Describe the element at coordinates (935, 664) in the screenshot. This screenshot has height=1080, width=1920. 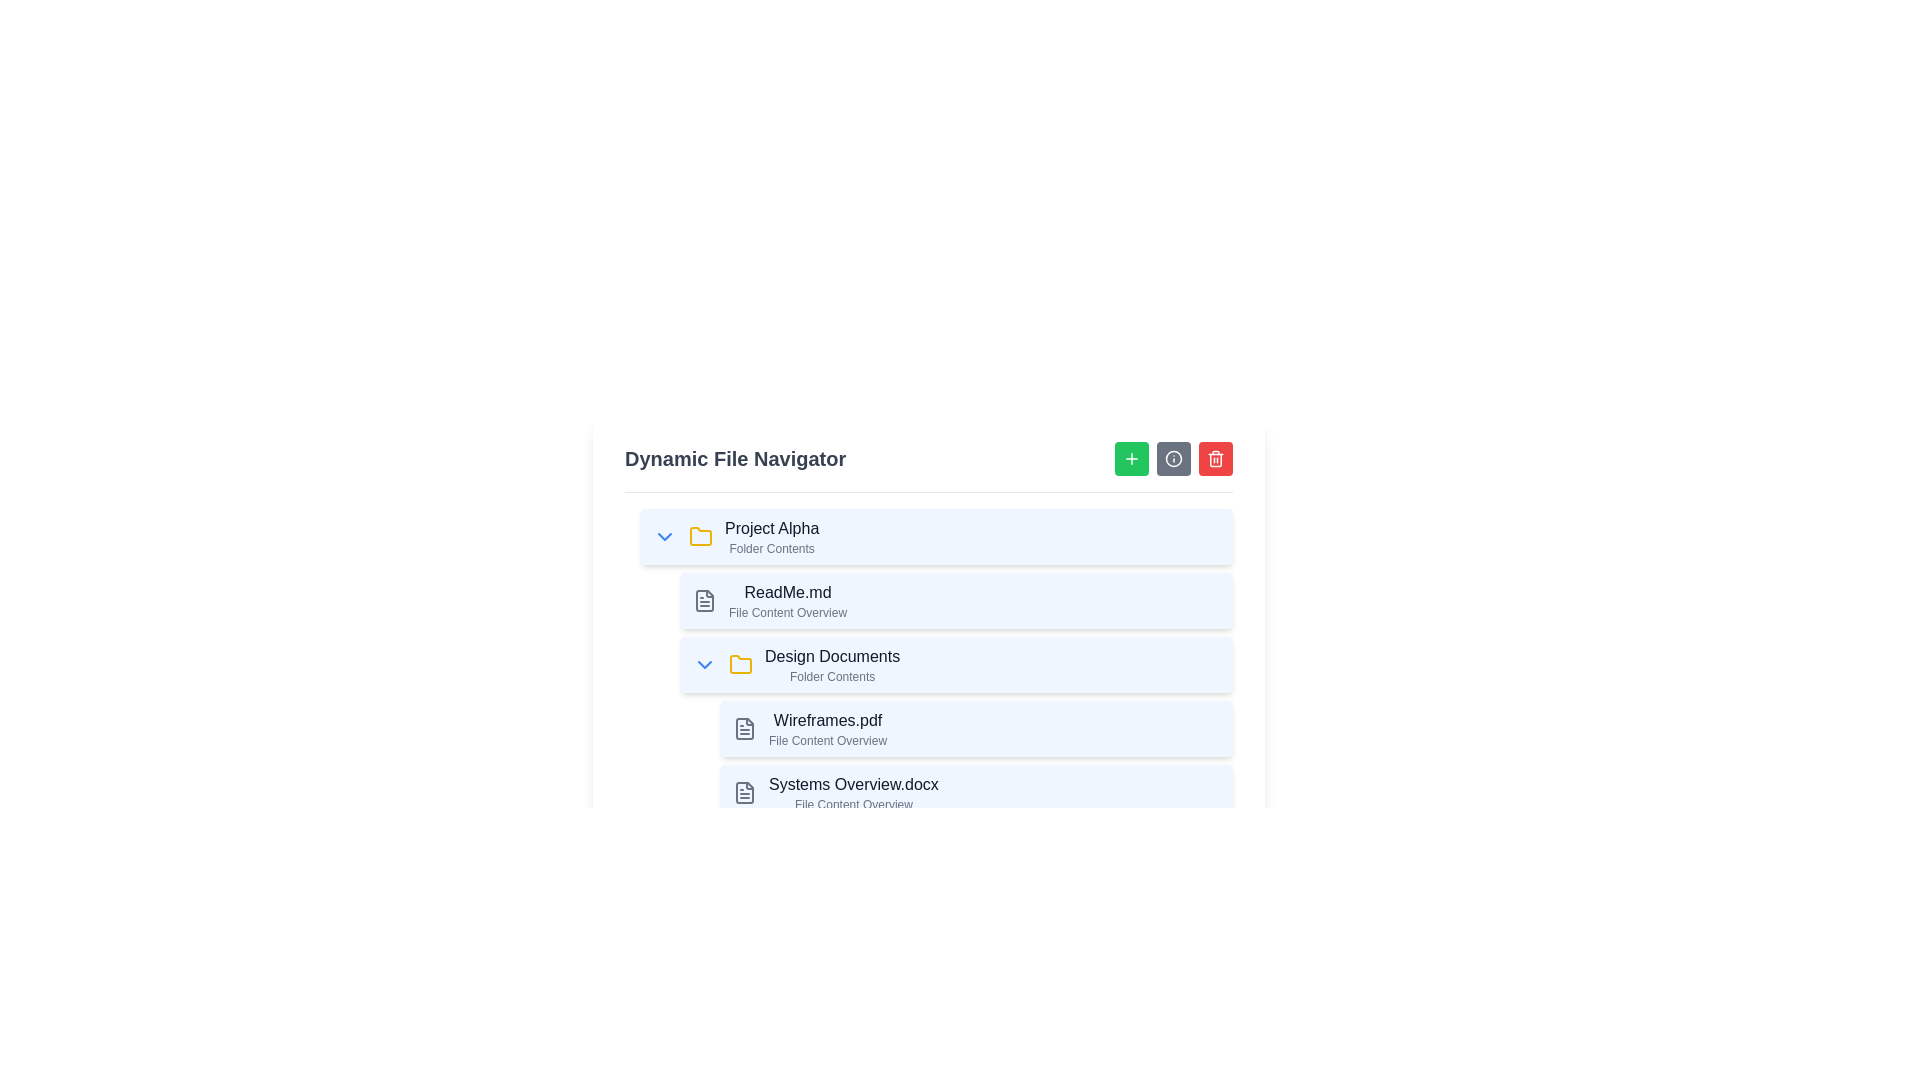
I see `the 'Design Documents' folder item in the navigation list` at that location.